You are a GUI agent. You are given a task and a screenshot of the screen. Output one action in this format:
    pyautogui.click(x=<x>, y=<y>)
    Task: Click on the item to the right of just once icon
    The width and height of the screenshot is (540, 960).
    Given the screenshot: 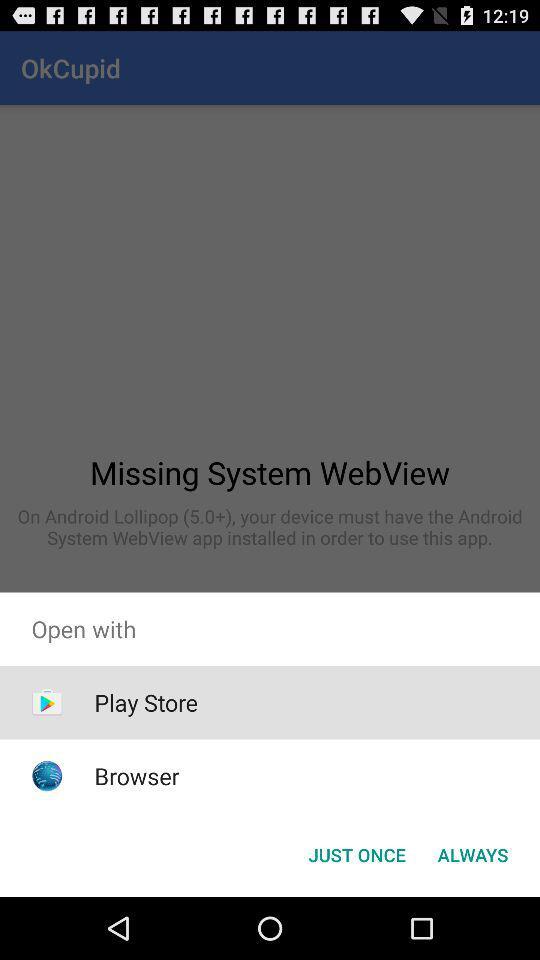 What is the action you would take?
    pyautogui.click(x=472, y=853)
    